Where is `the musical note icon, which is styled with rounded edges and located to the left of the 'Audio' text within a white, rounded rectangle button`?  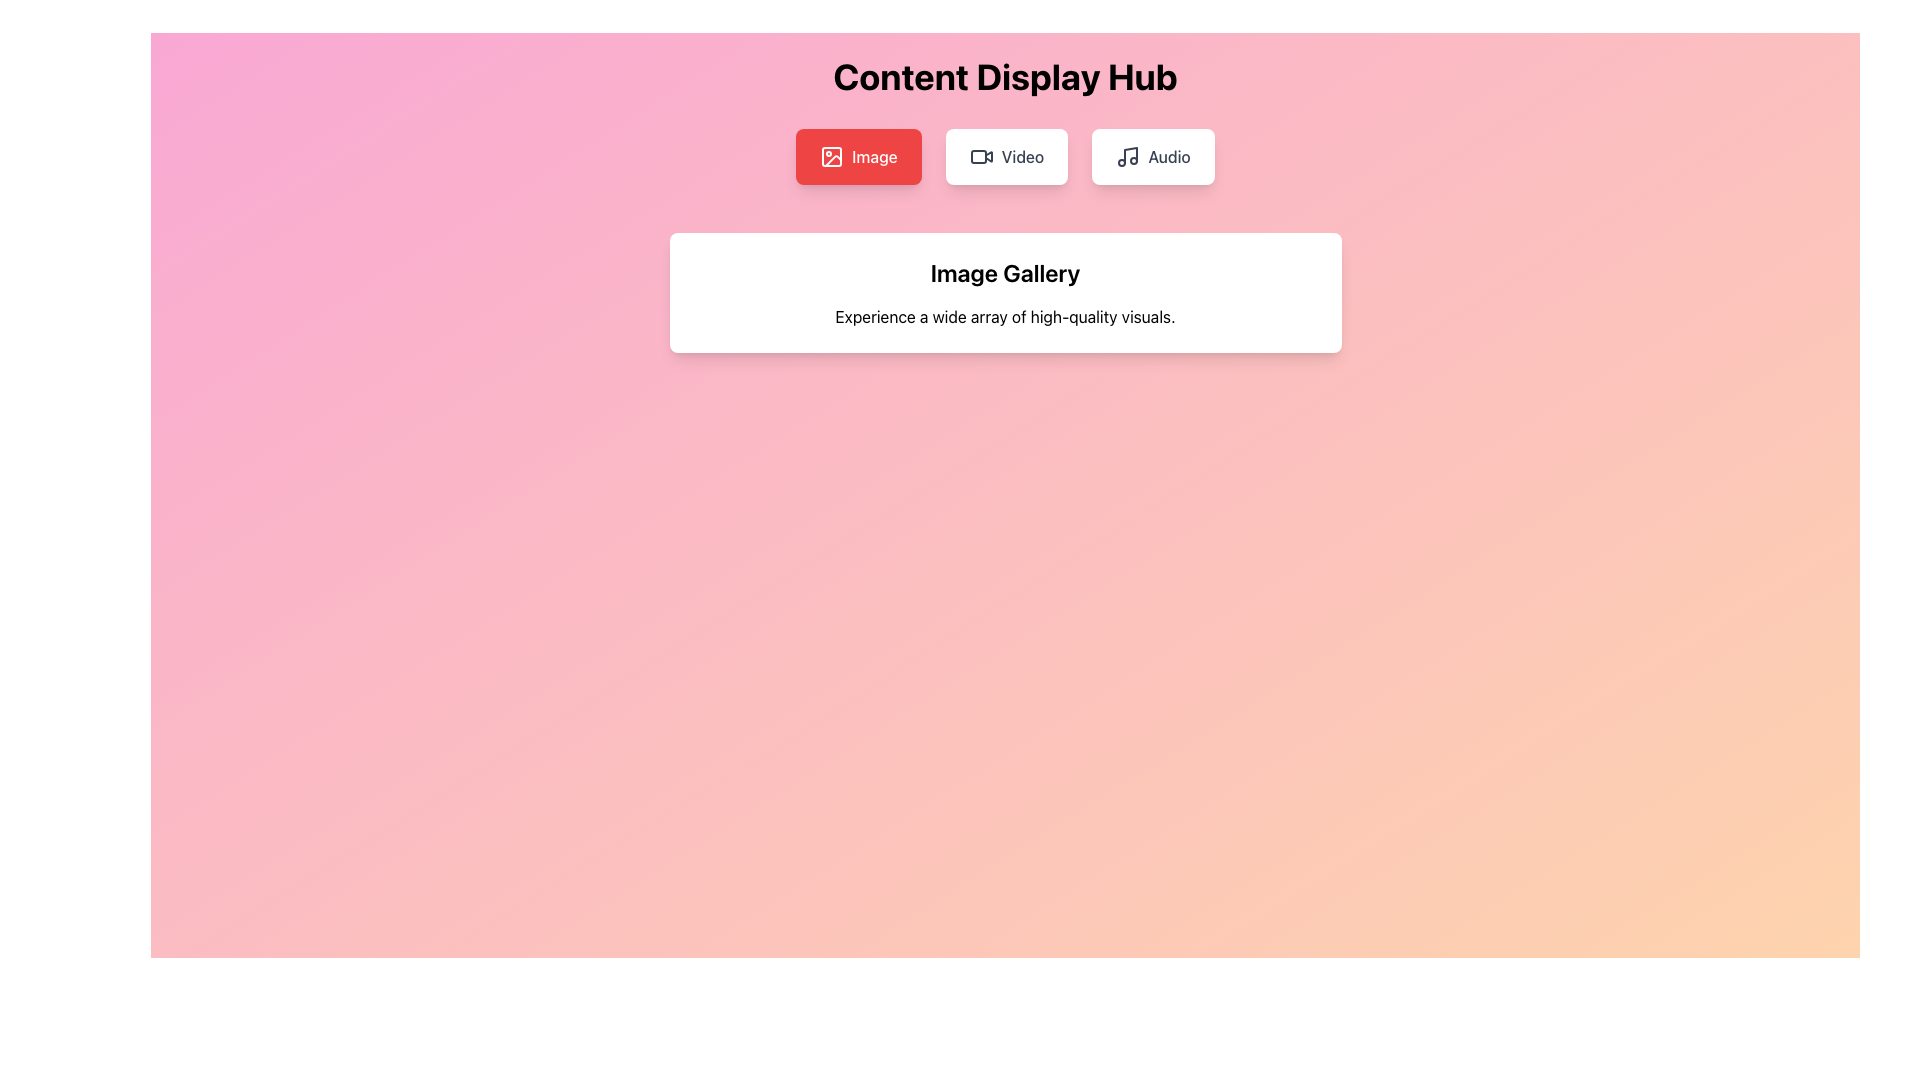
the musical note icon, which is styled with rounded edges and located to the left of the 'Audio' text within a white, rounded rectangle button is located at coordinates (1128, 156).